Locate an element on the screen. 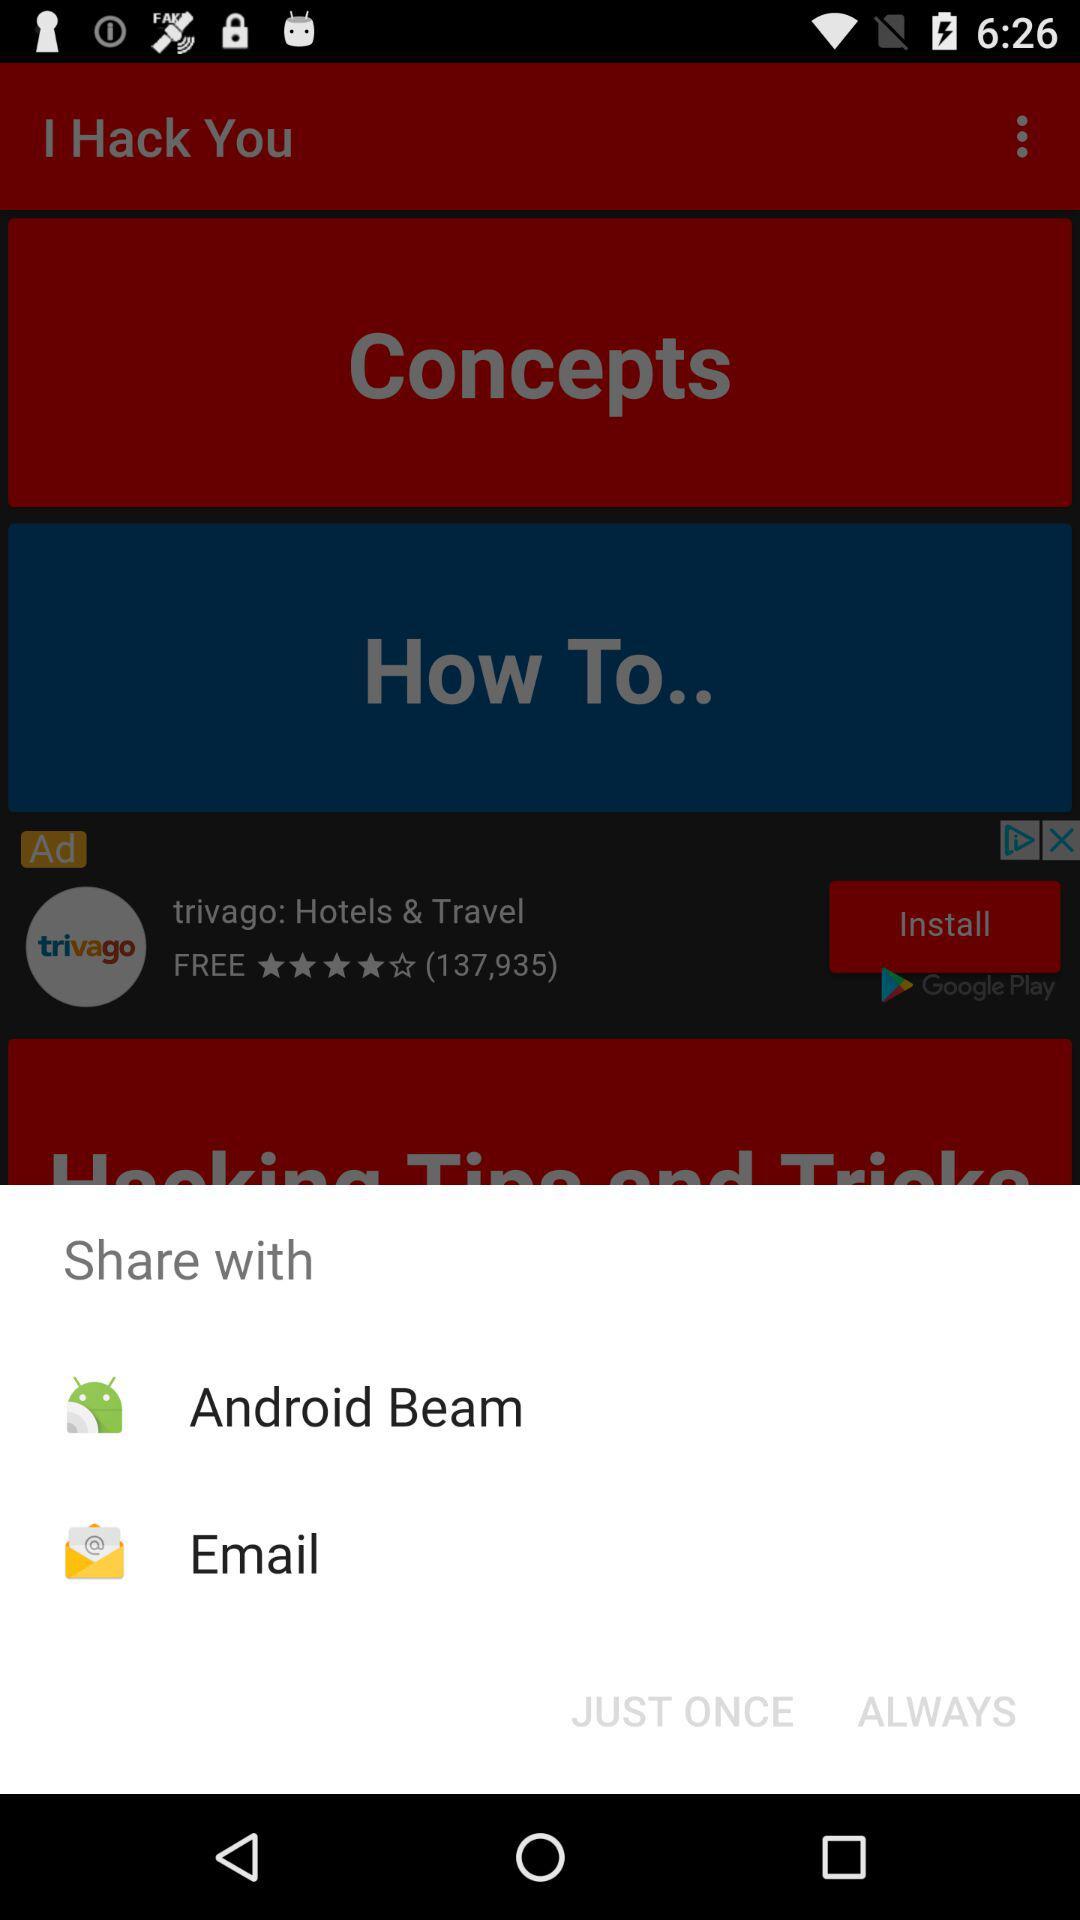 The image size is (1080, 1920). just once item is located at coordinates (681, 1708).